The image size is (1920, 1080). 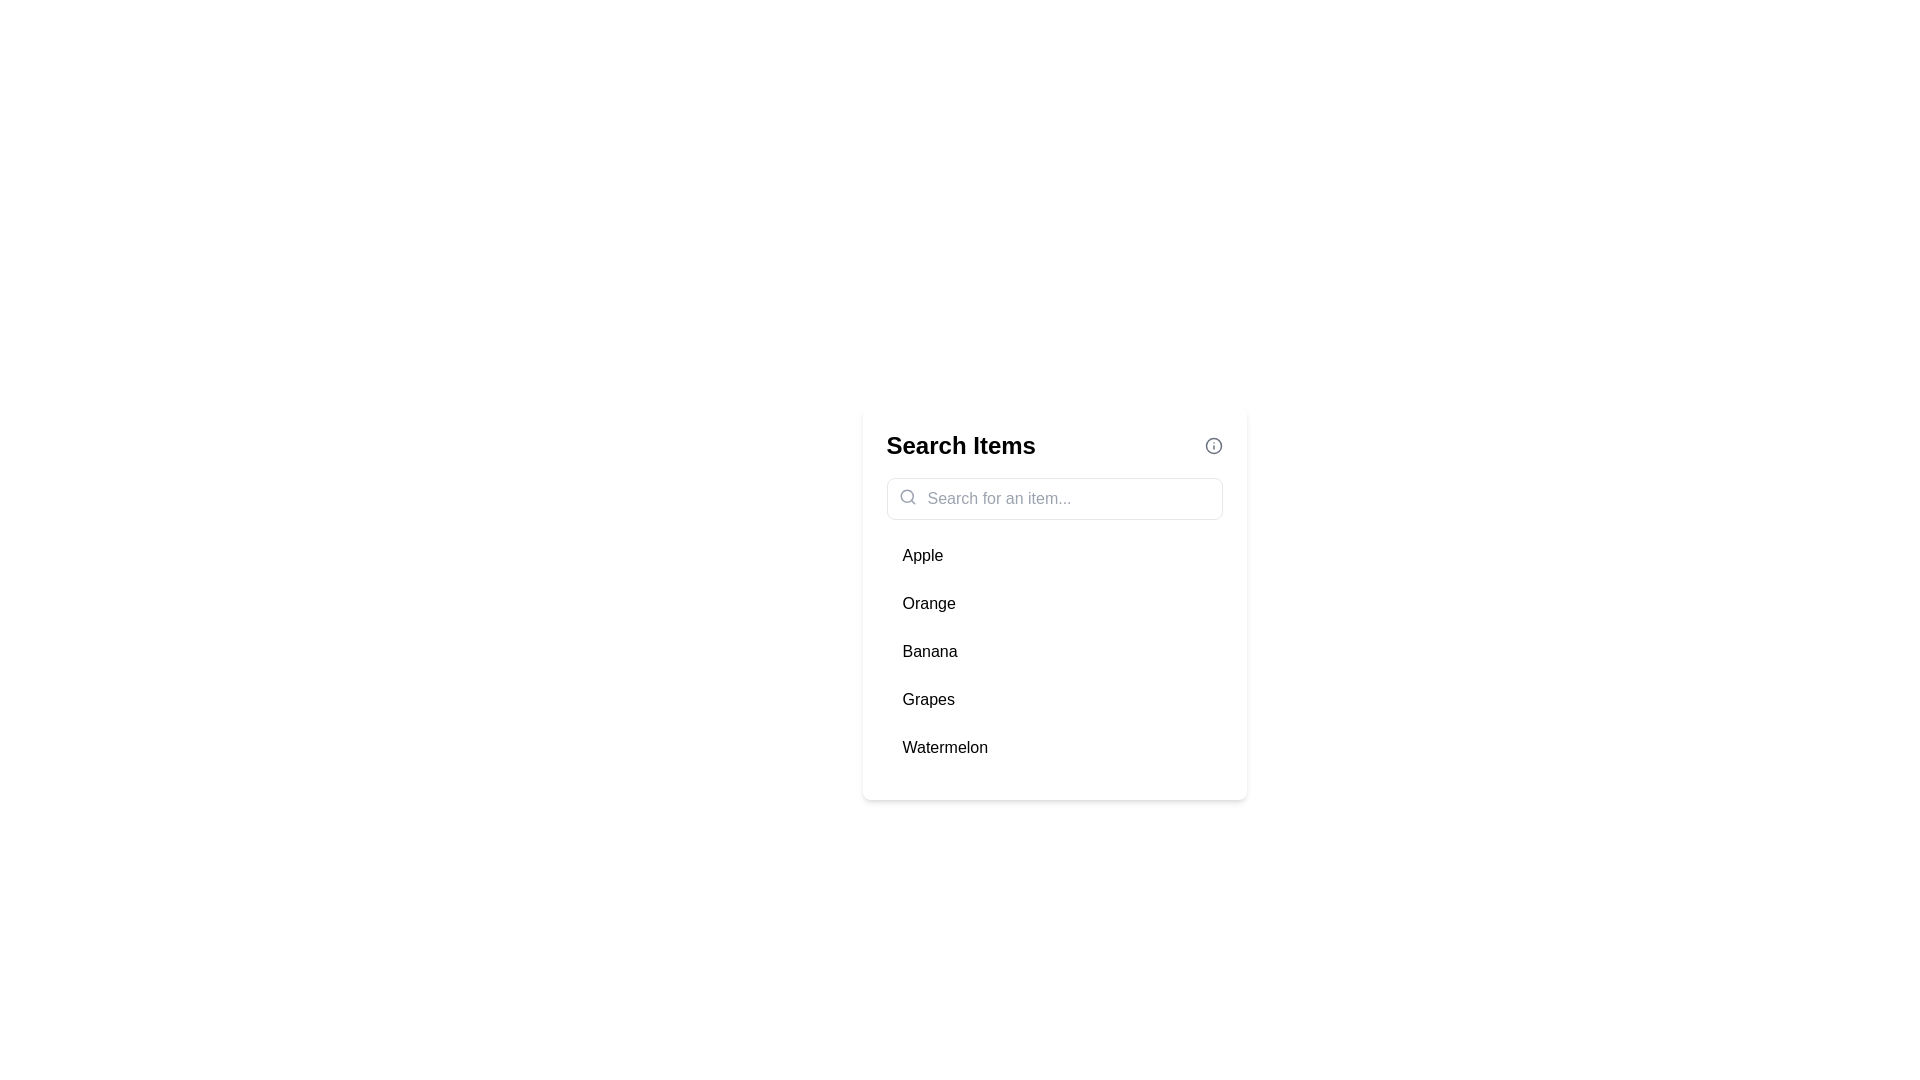 What do you see at coordinates (1212, 445) in the screenshot?
I see `the close button to close the information dialog` at bounding box center [1212, 445].